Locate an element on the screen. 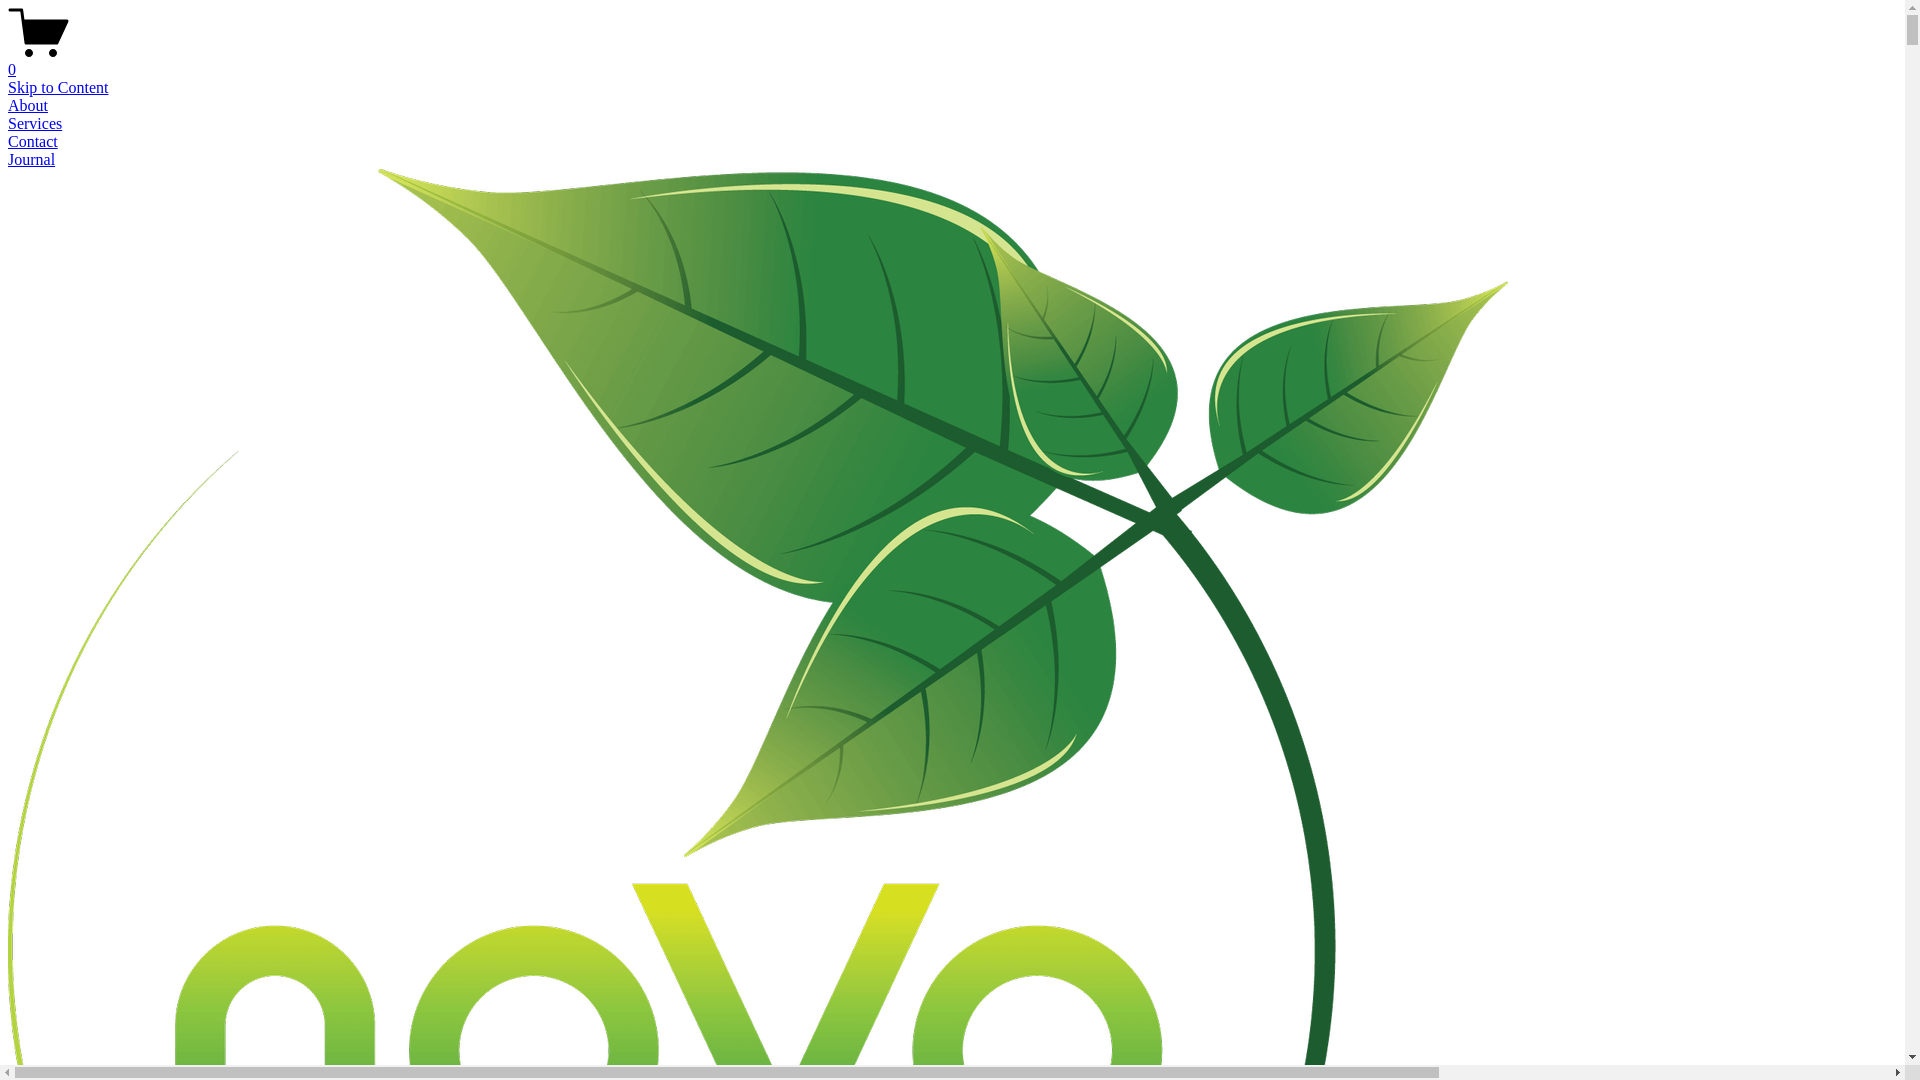 This screenshot has width=1920, height=1080. 'About' is located at coordinates (28, 105).